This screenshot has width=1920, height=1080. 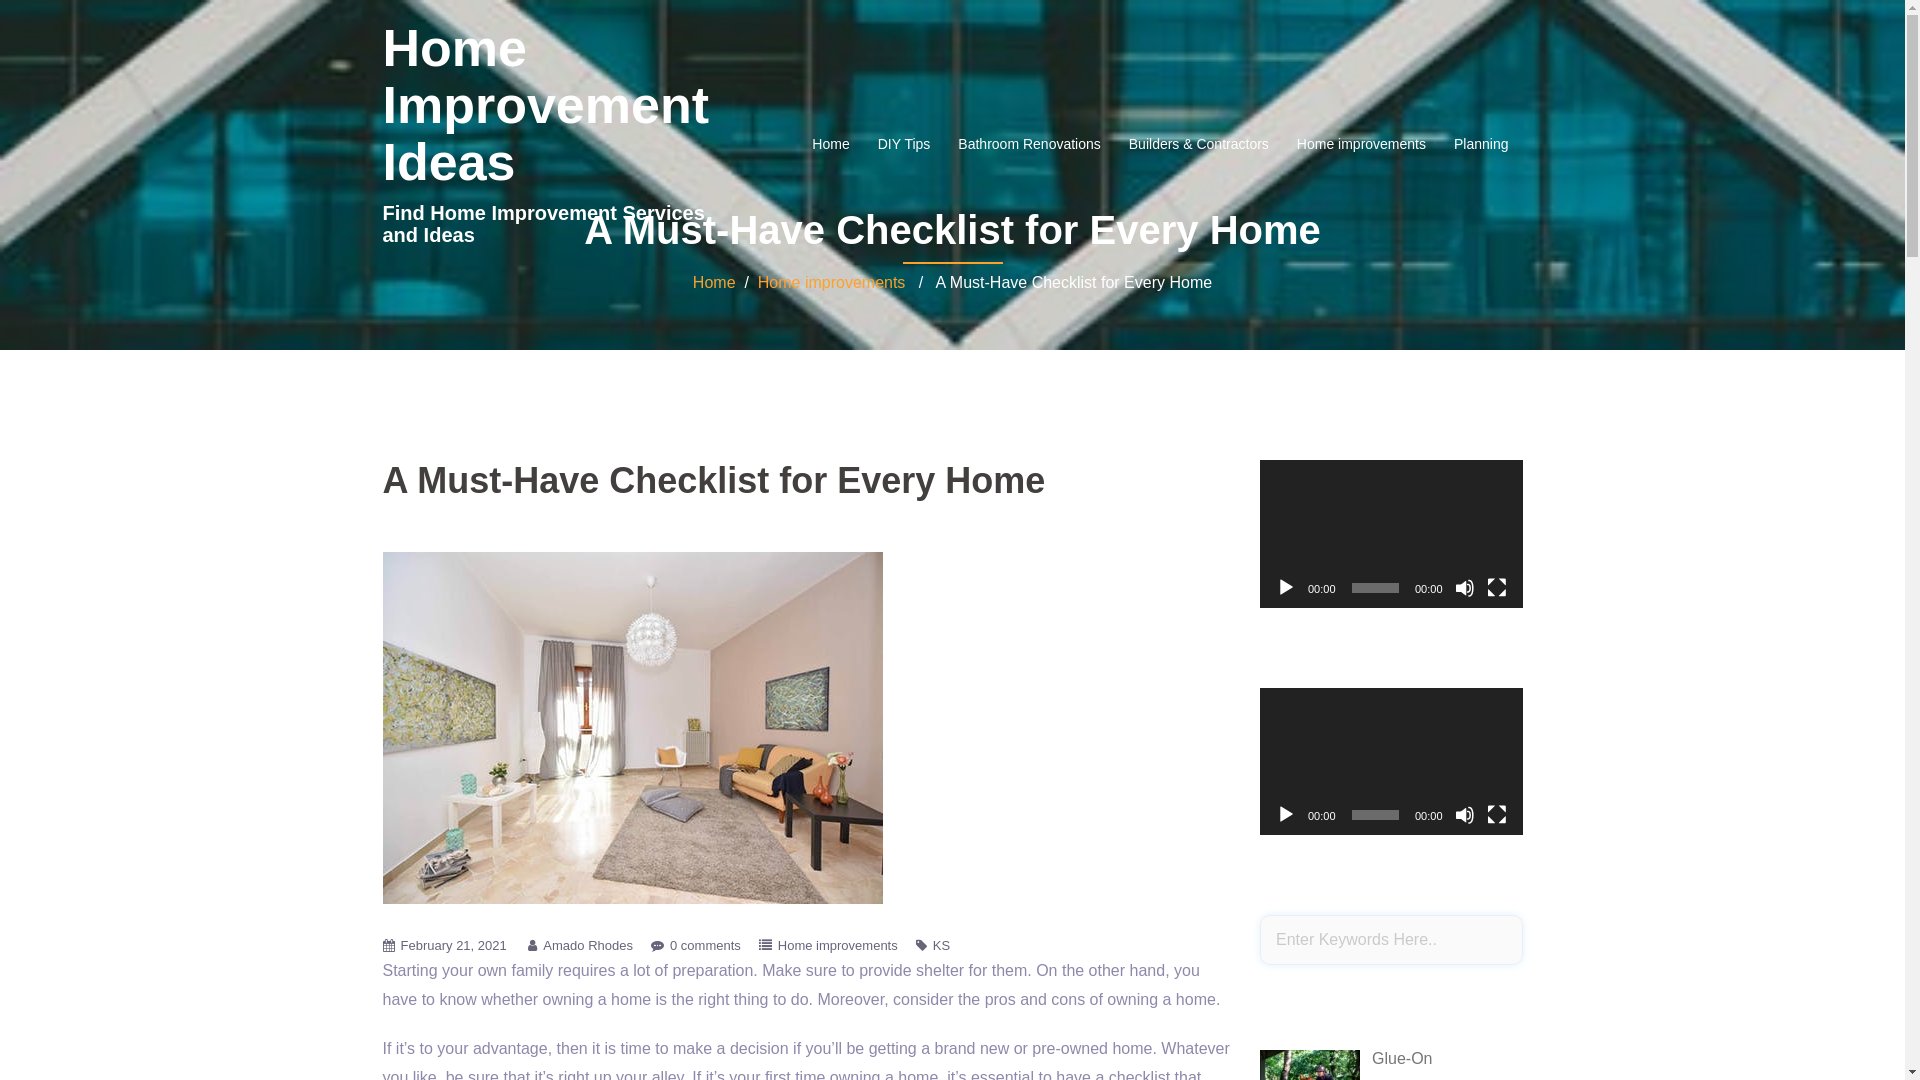 I want to click on 'Builders & Contractors', so click(x=1128, y=143).